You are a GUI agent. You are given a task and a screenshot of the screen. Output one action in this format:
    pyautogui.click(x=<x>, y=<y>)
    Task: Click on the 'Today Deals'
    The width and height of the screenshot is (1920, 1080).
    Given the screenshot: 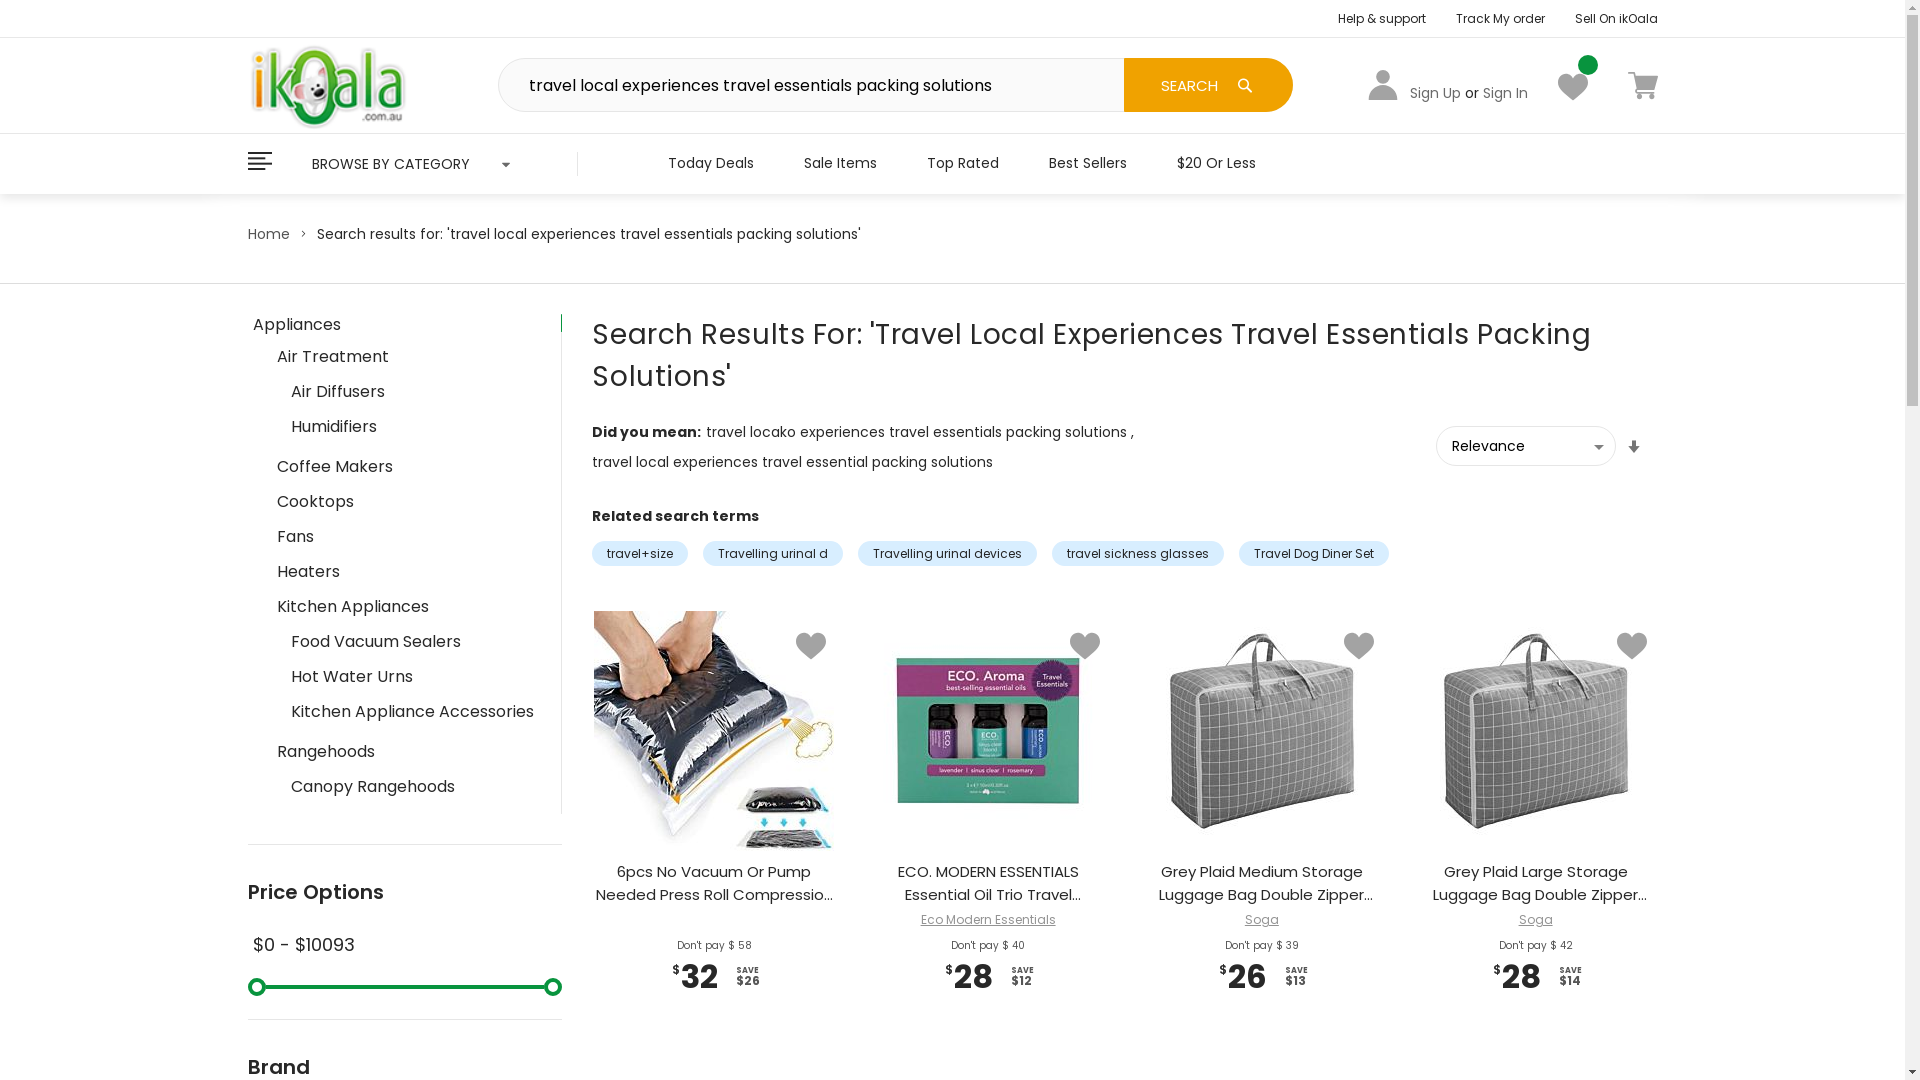 What is the action you would take?
    pyautogui.click(x=710, y=161)
    